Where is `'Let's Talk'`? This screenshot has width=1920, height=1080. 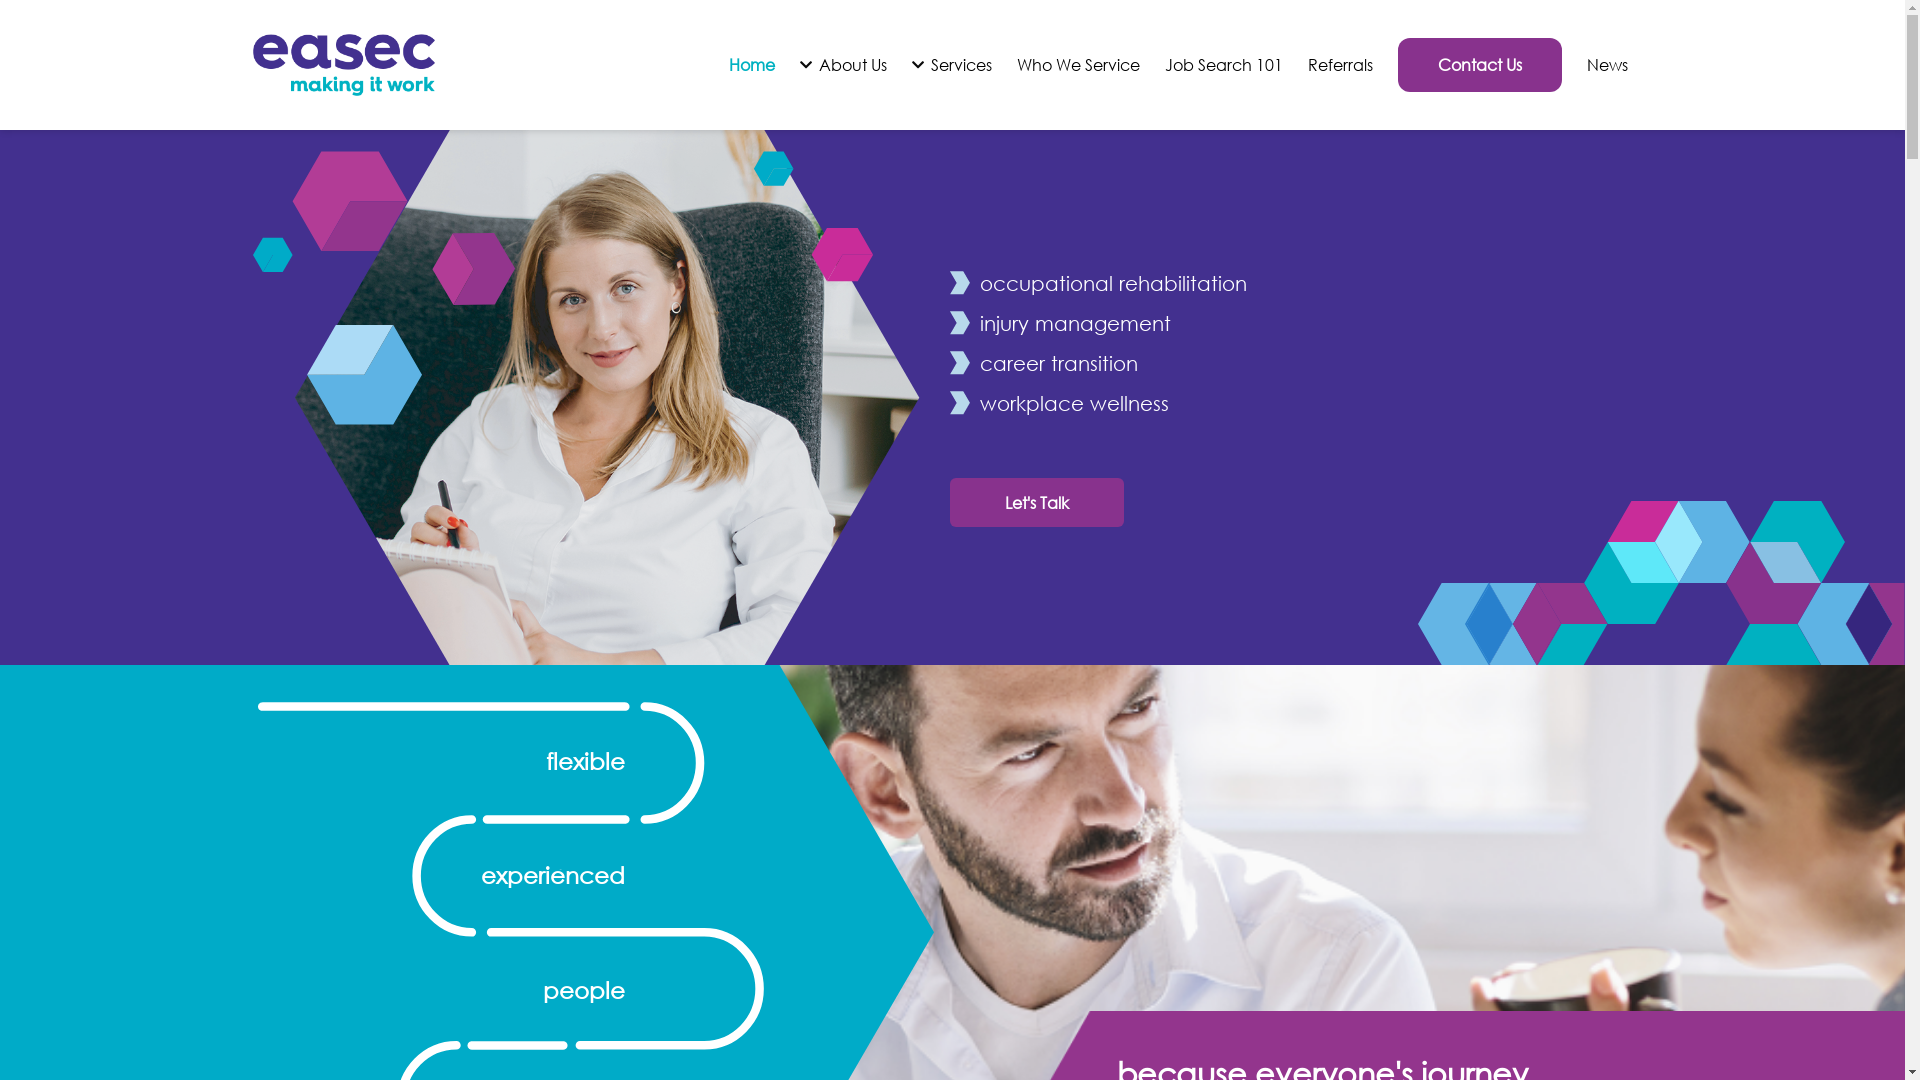
'Let's Talk' is located at coordinates (1036, 501).